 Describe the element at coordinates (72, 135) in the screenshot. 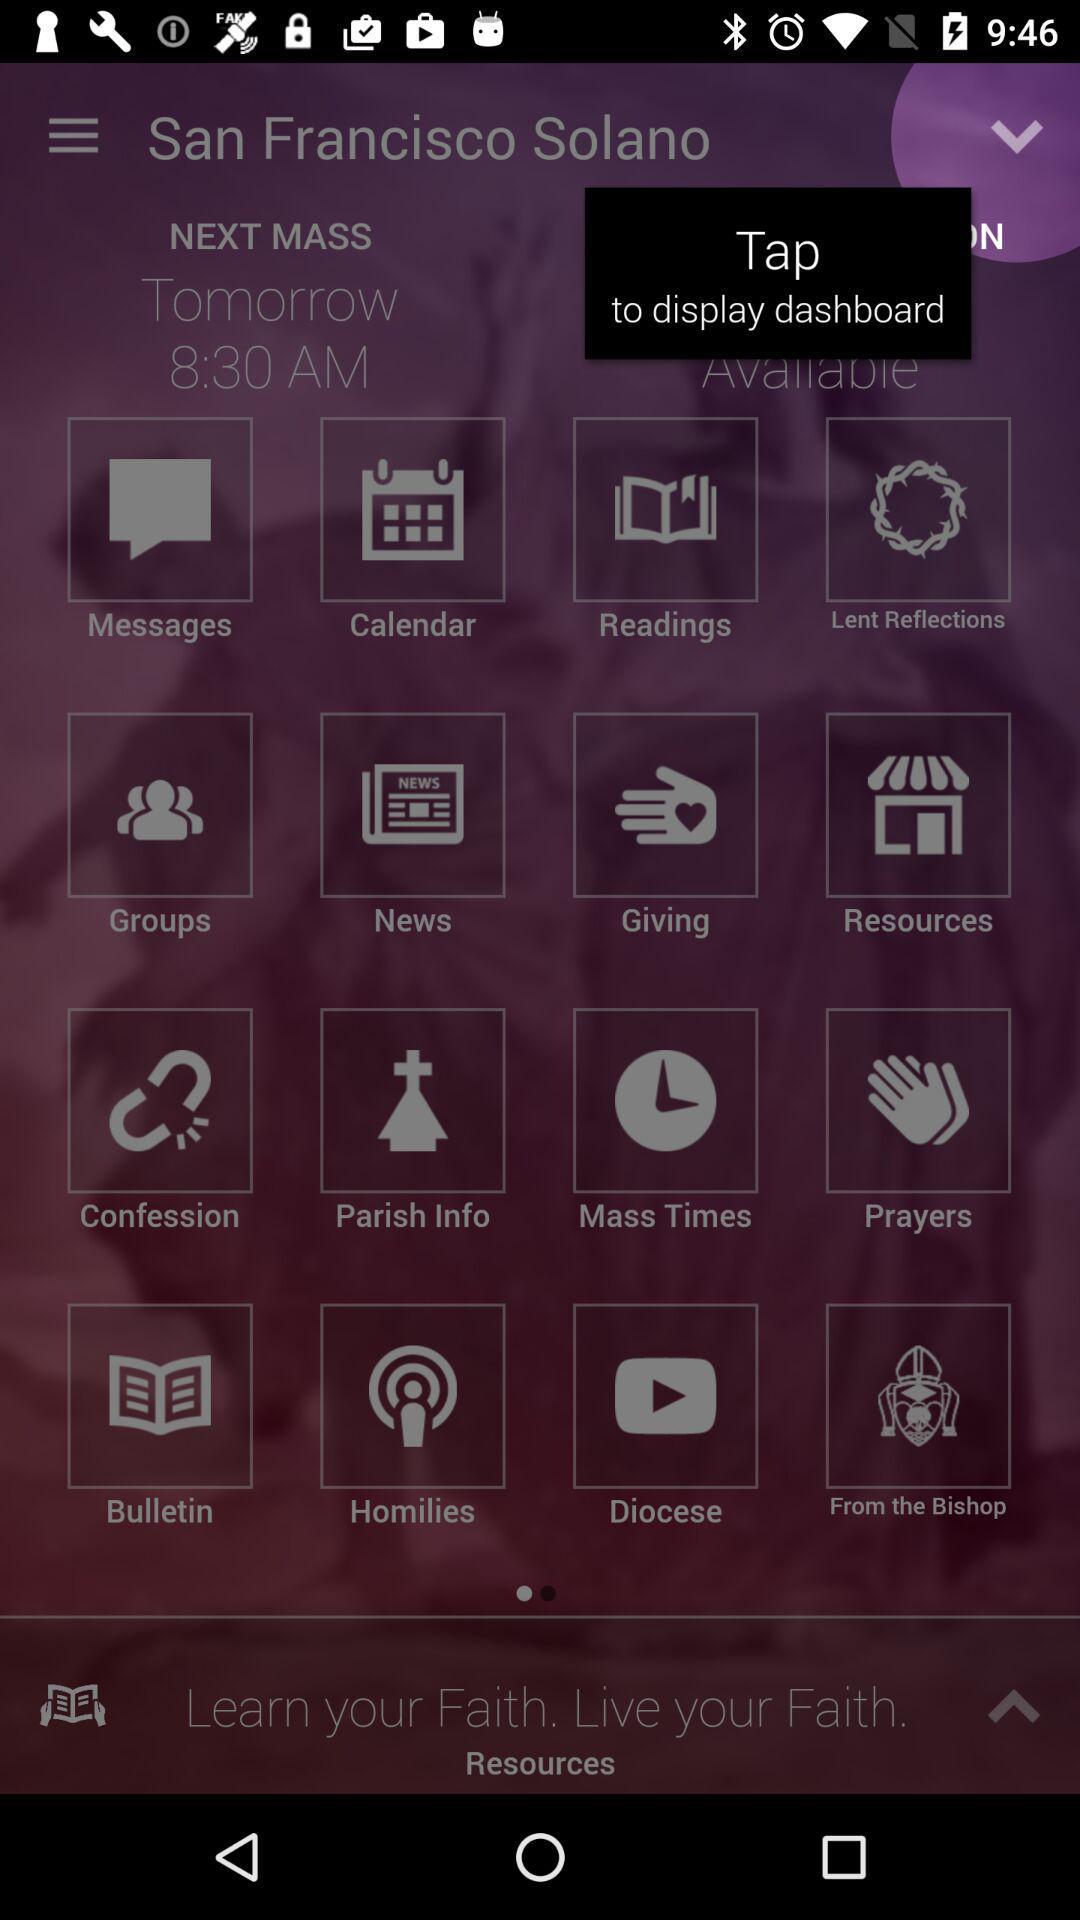

I see `the icon above the next mass item` at that location.